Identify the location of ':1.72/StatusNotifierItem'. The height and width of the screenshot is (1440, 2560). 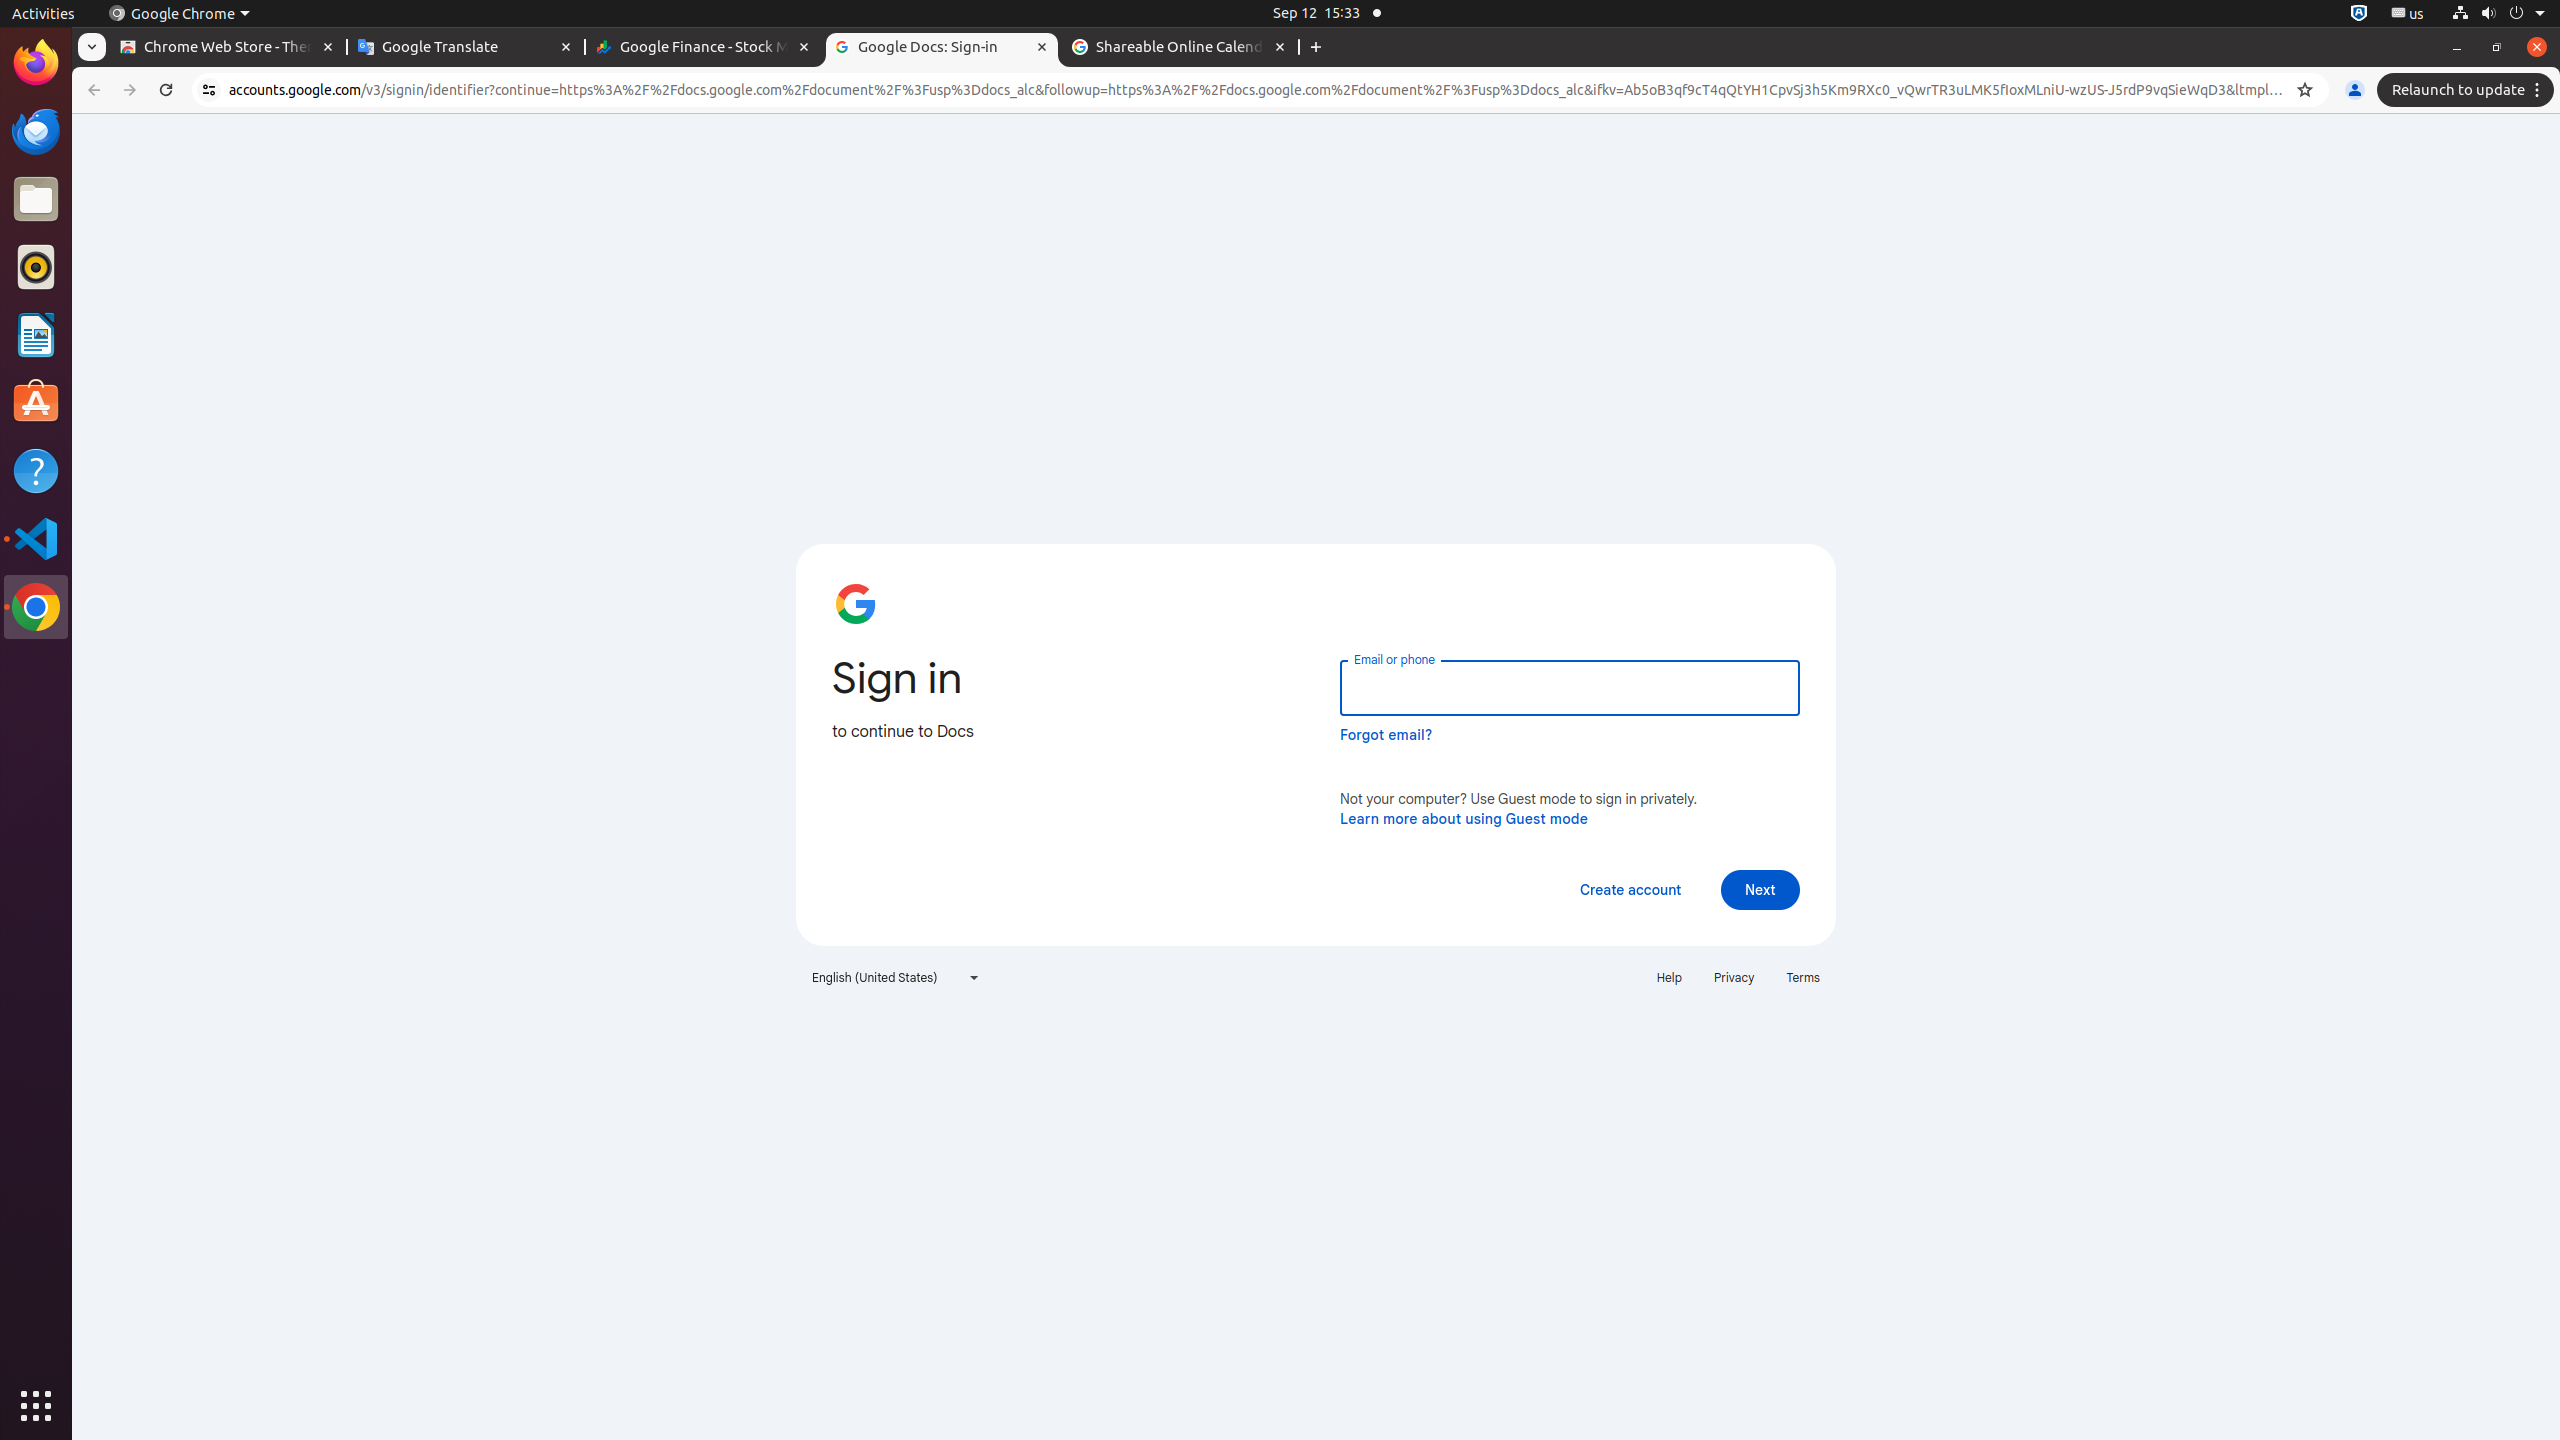
(2359, 12).